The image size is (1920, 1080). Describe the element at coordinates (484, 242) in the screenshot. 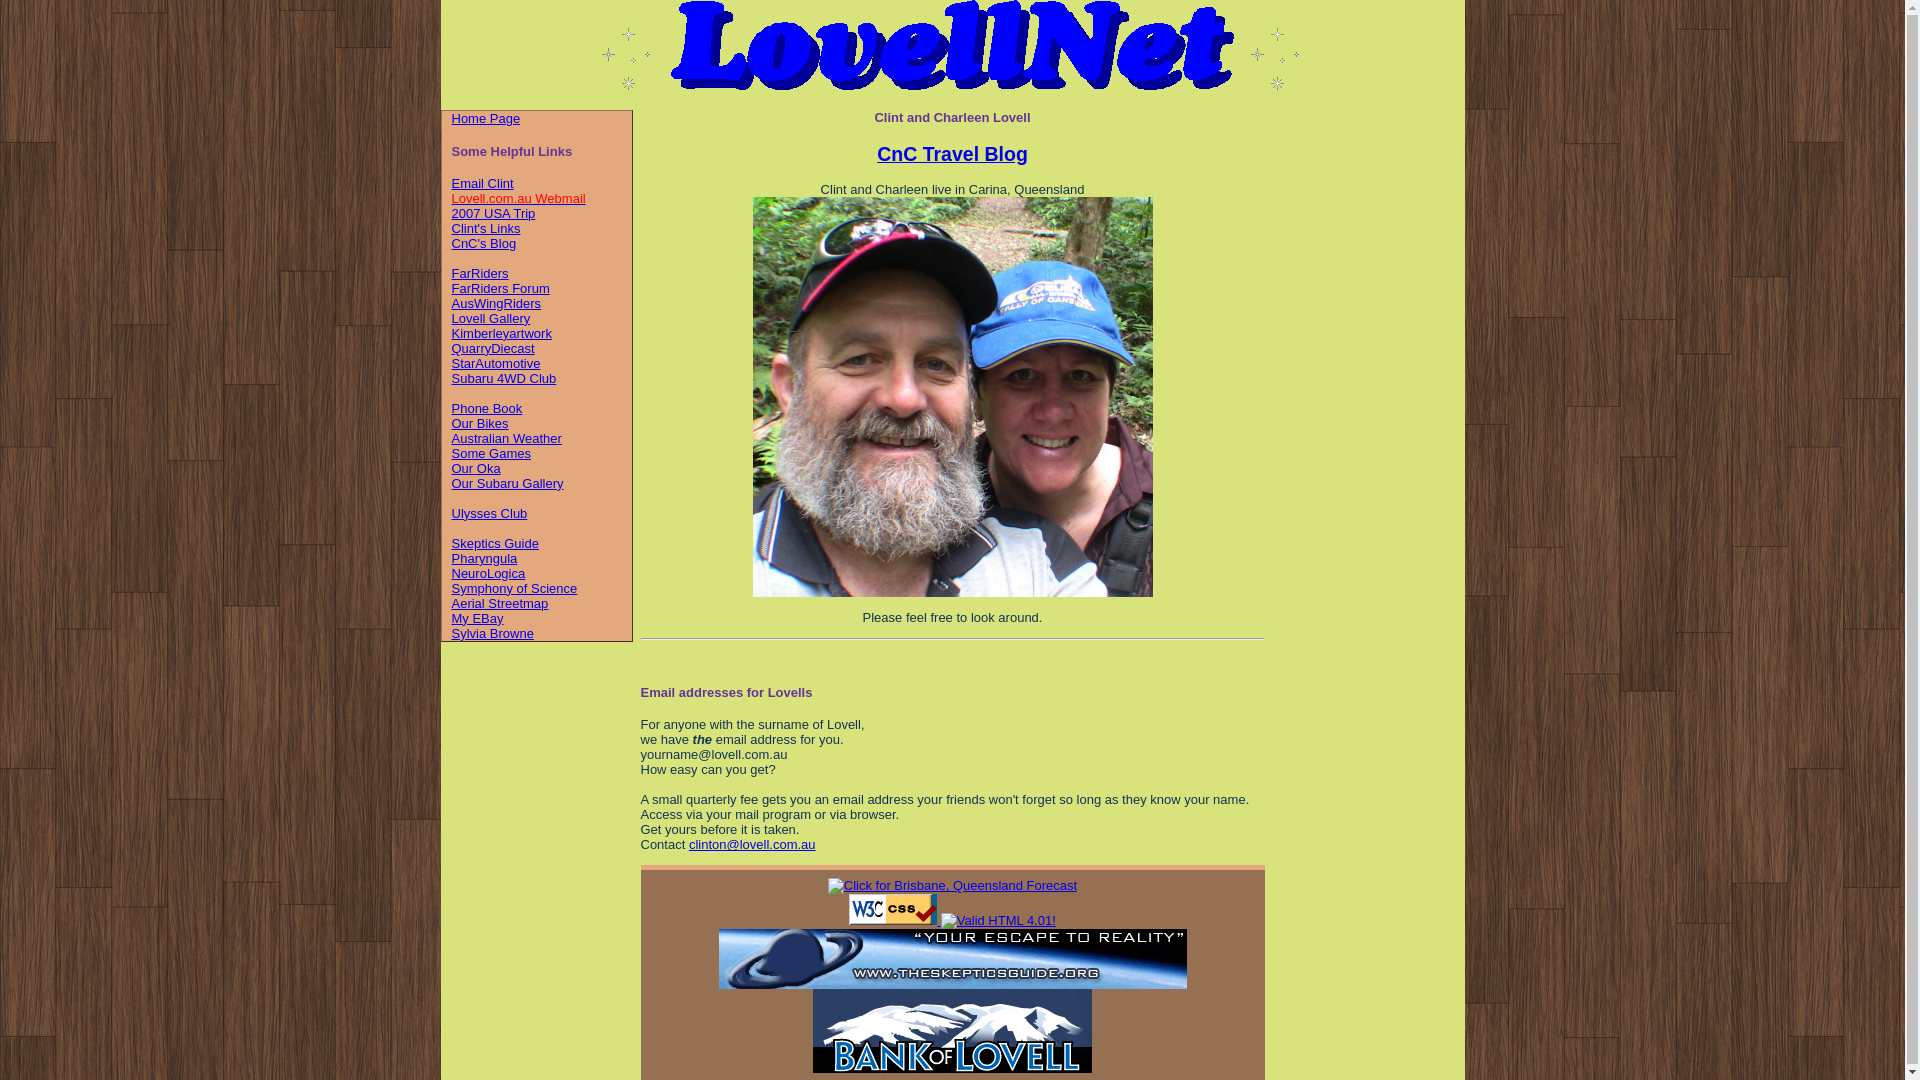

I see `'CnC's Blog'` at that location.